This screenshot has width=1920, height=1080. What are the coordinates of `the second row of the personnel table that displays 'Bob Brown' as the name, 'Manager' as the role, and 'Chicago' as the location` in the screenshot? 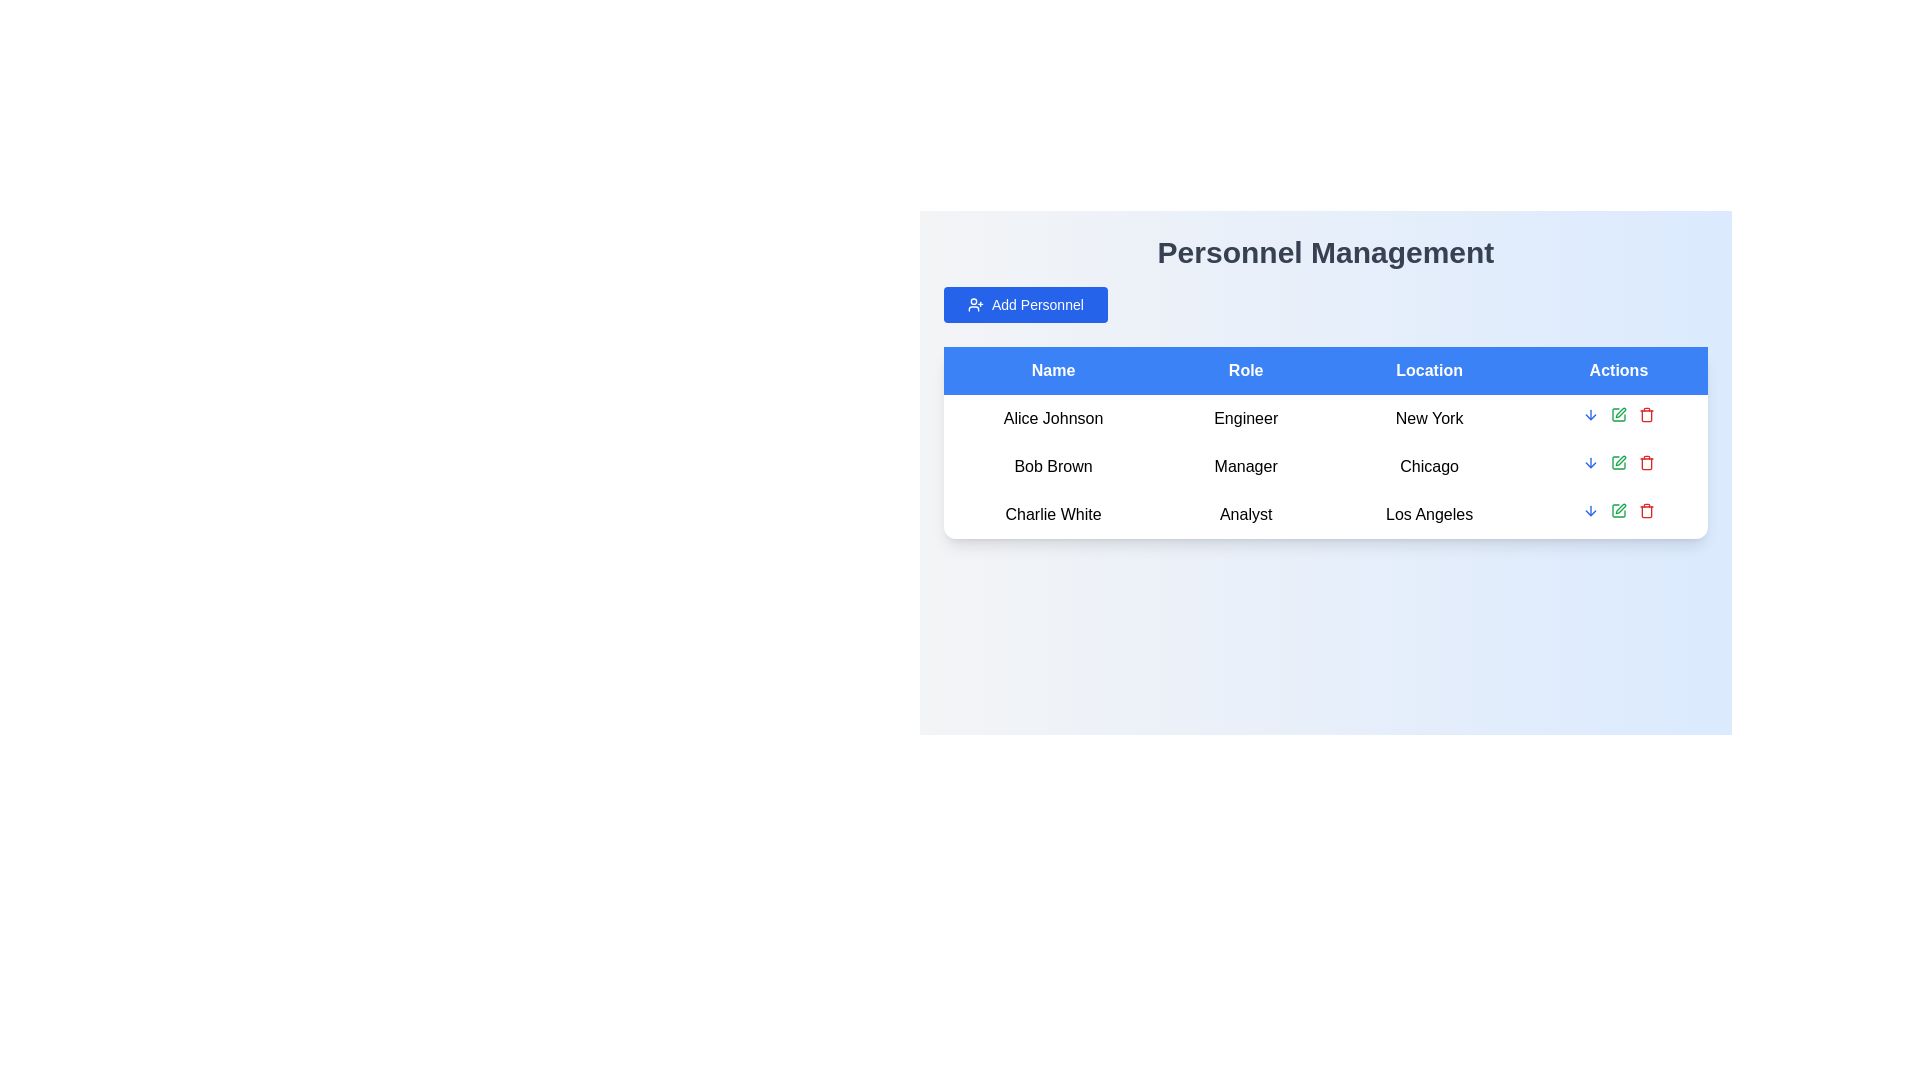 It's located at (1325, 466).